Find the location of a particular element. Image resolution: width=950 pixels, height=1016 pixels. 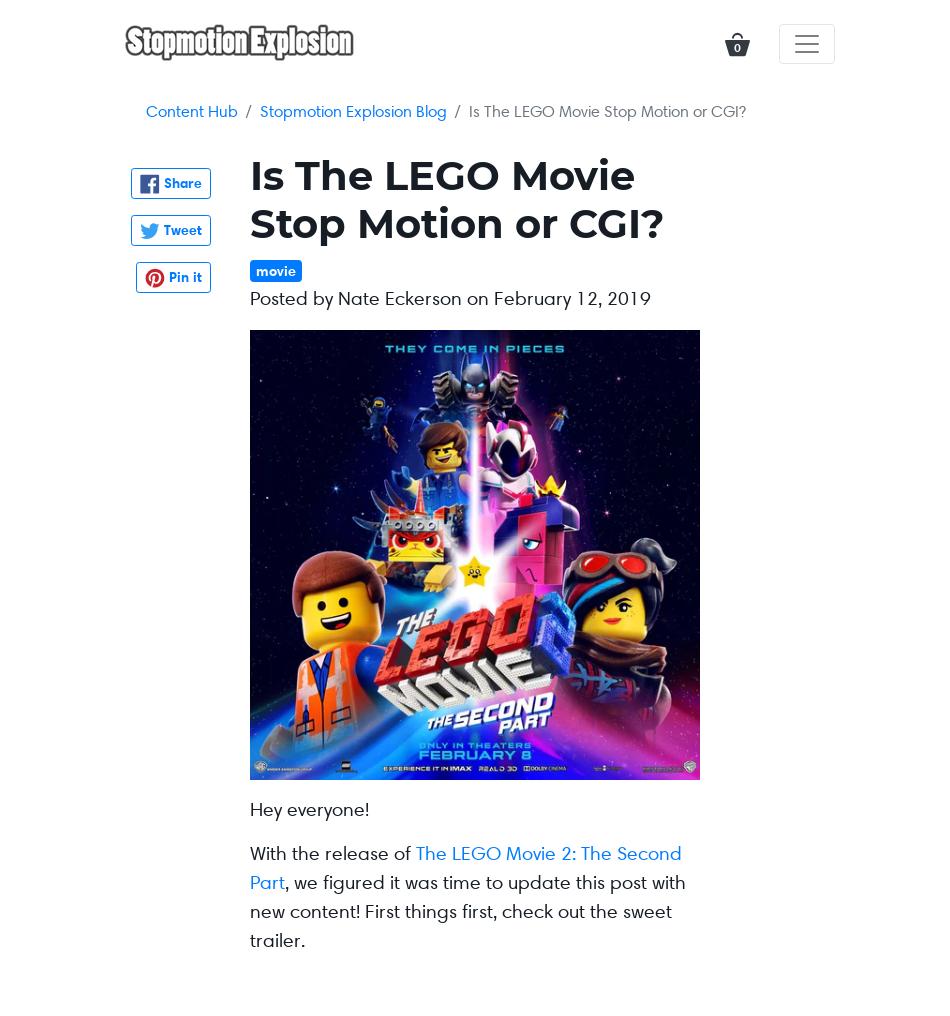

'Posted by Nate Eckerson on' is located at coordinates (371, 296).